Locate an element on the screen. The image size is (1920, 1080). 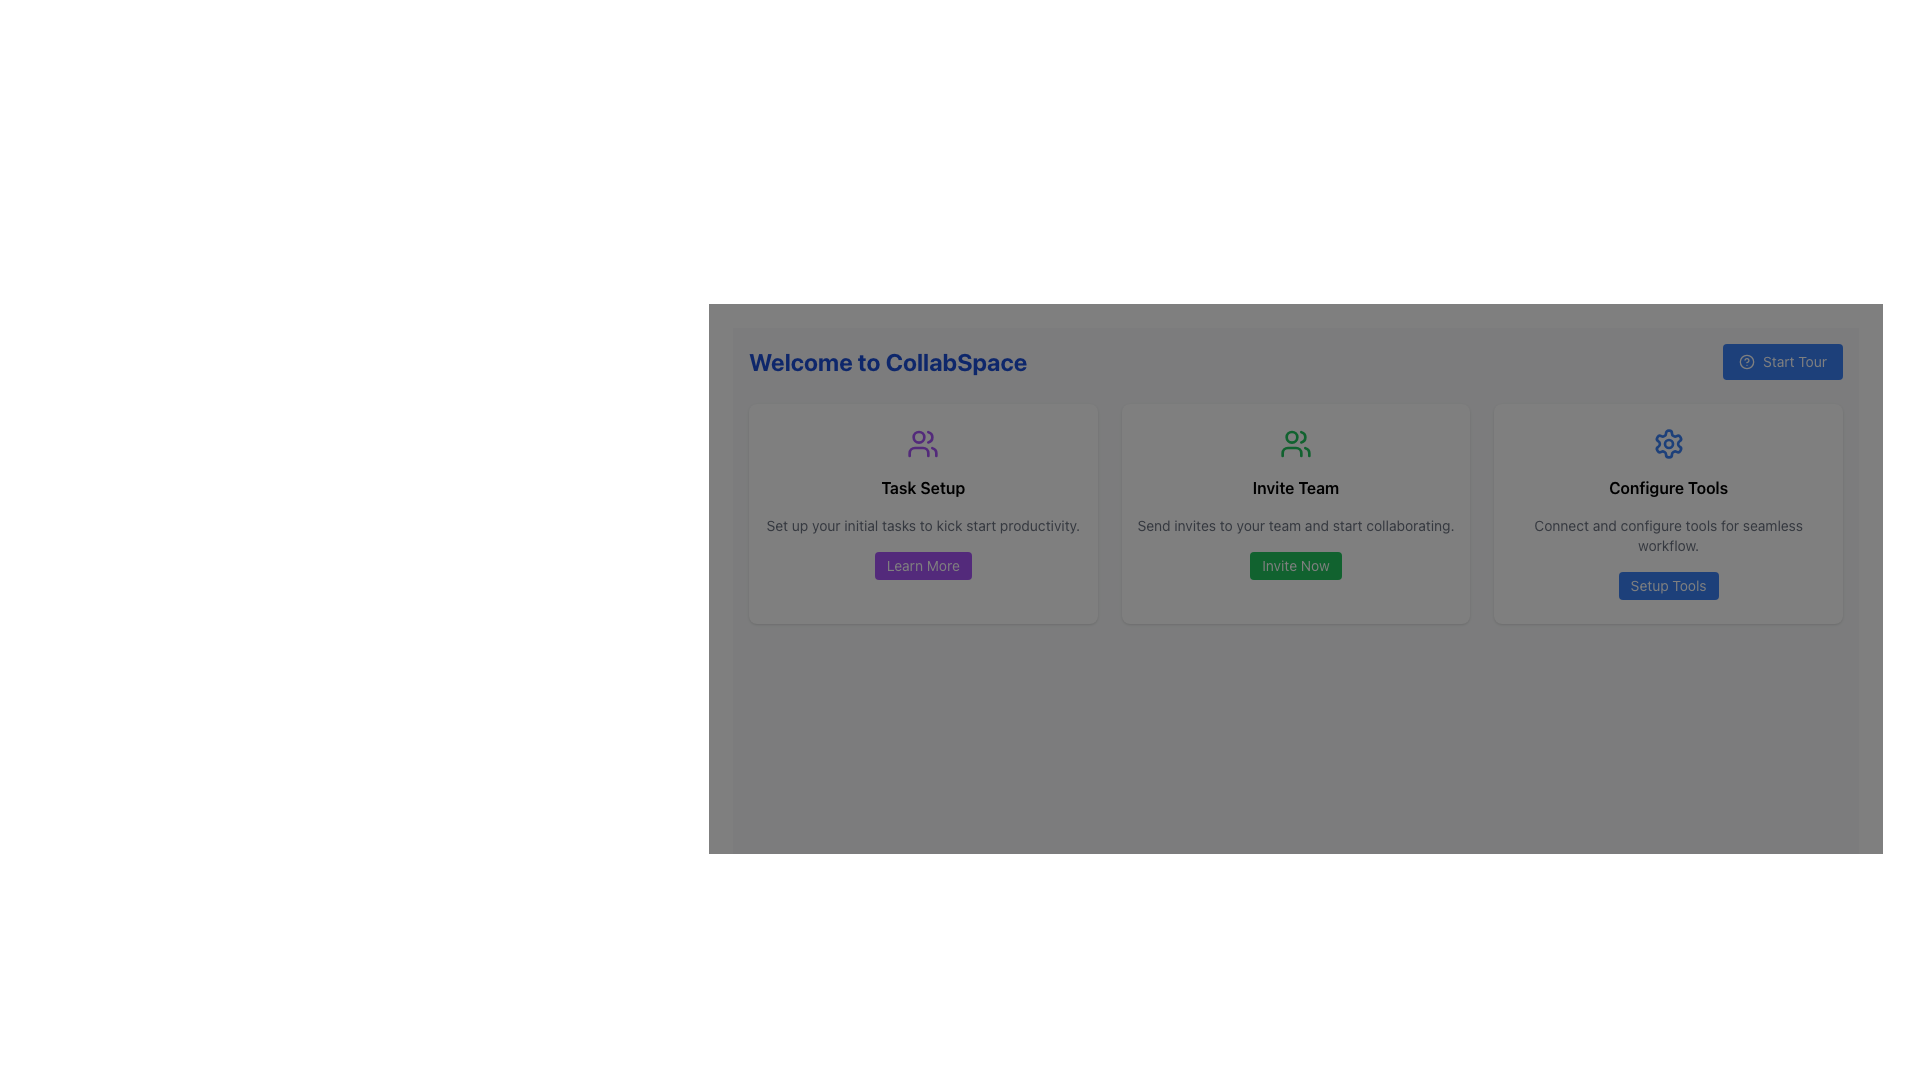
the 'Invite Team' button located at the bottom of the middle card in a three-card layout is located at coordinates (1295, 566).